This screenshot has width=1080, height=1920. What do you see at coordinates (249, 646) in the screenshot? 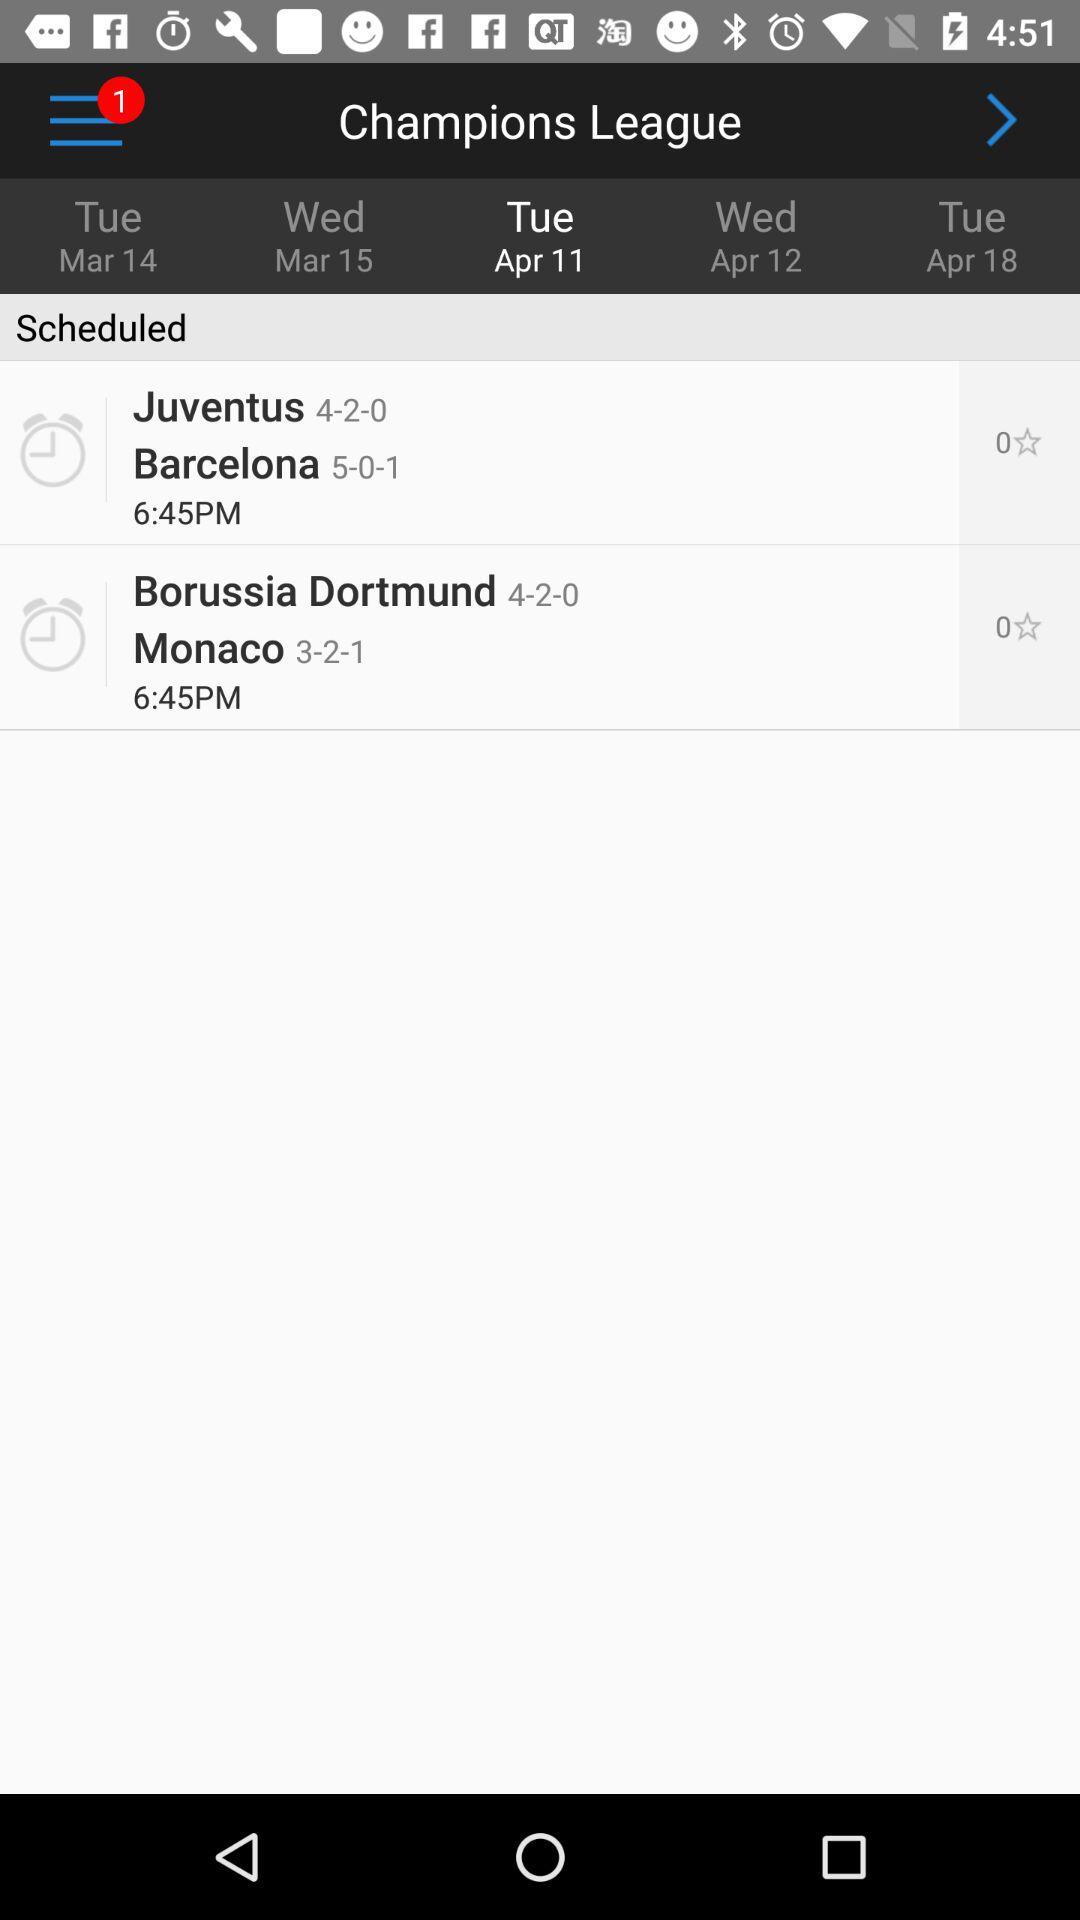
I see `item below borussia dortmund 4 item` at bounding box center [249, 646].